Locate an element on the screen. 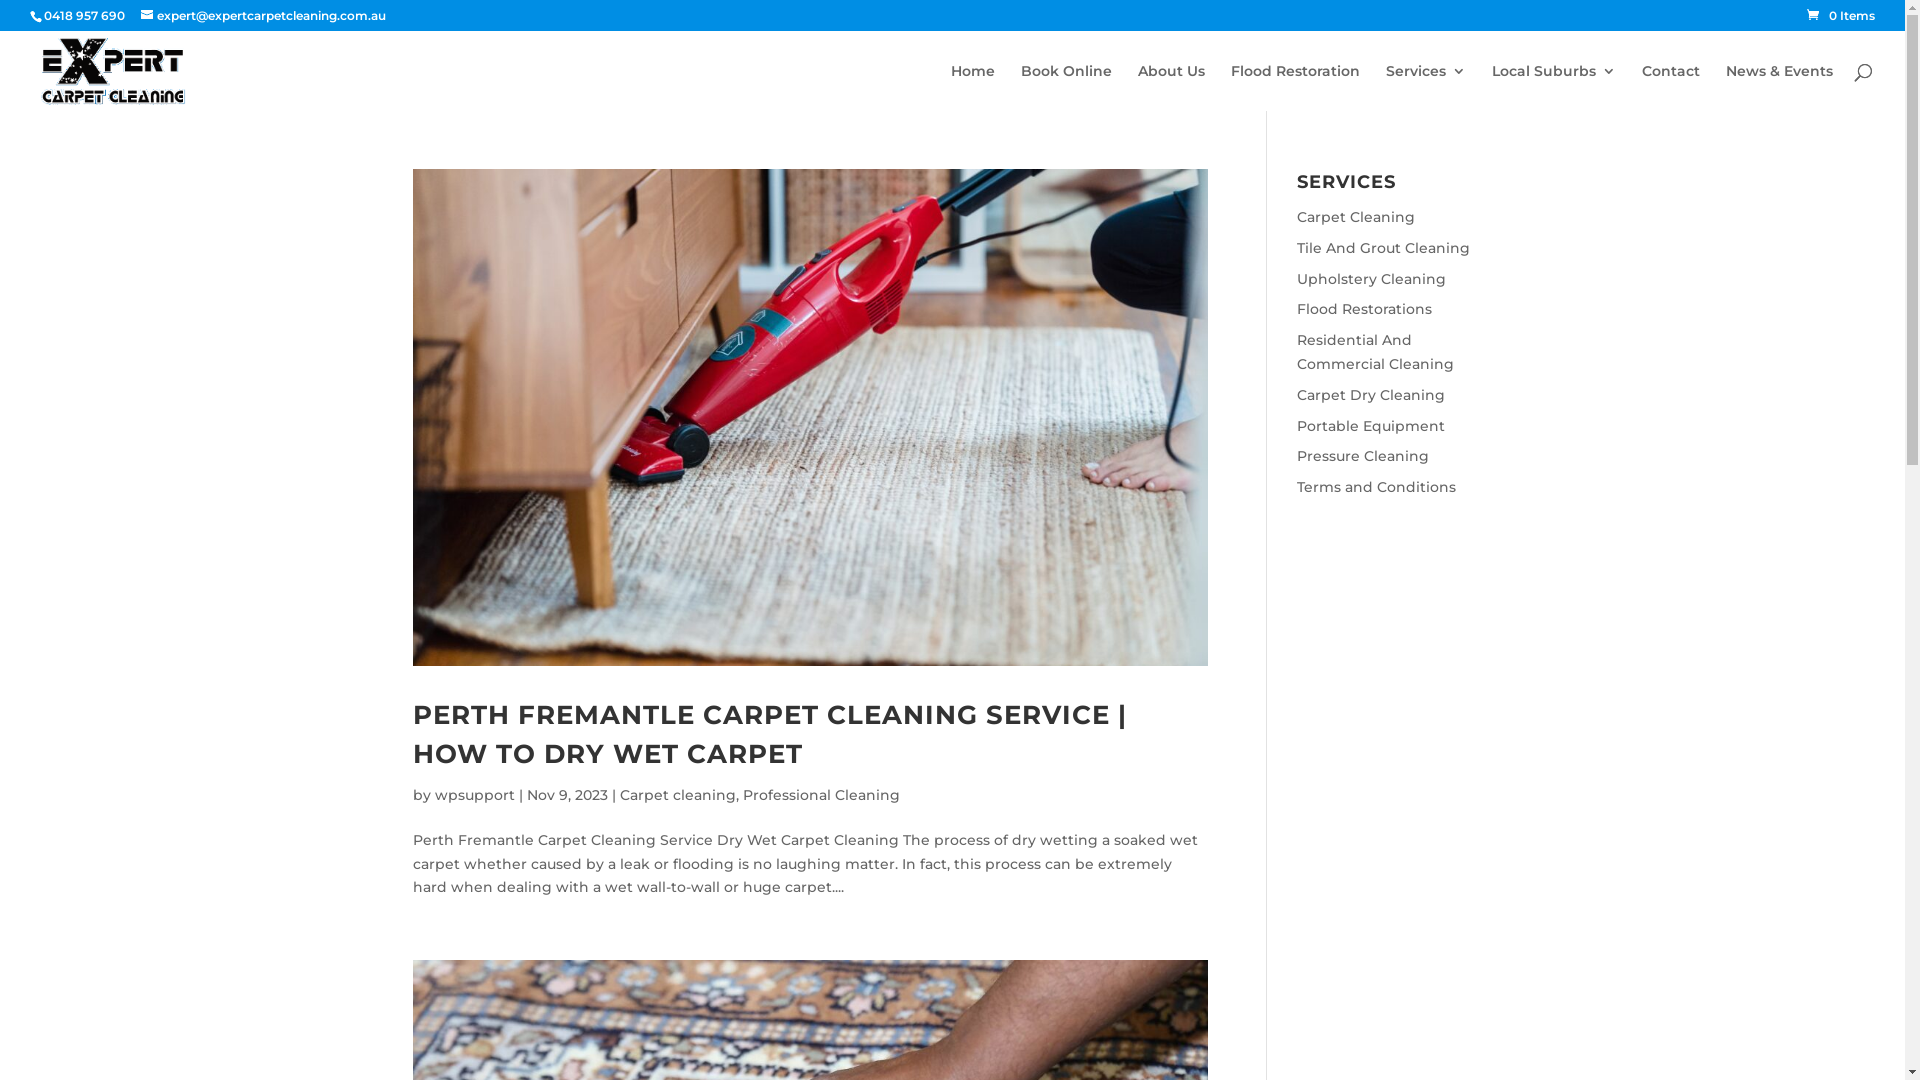  'Terms and Conditions' is located at coordinates (1375, 486).